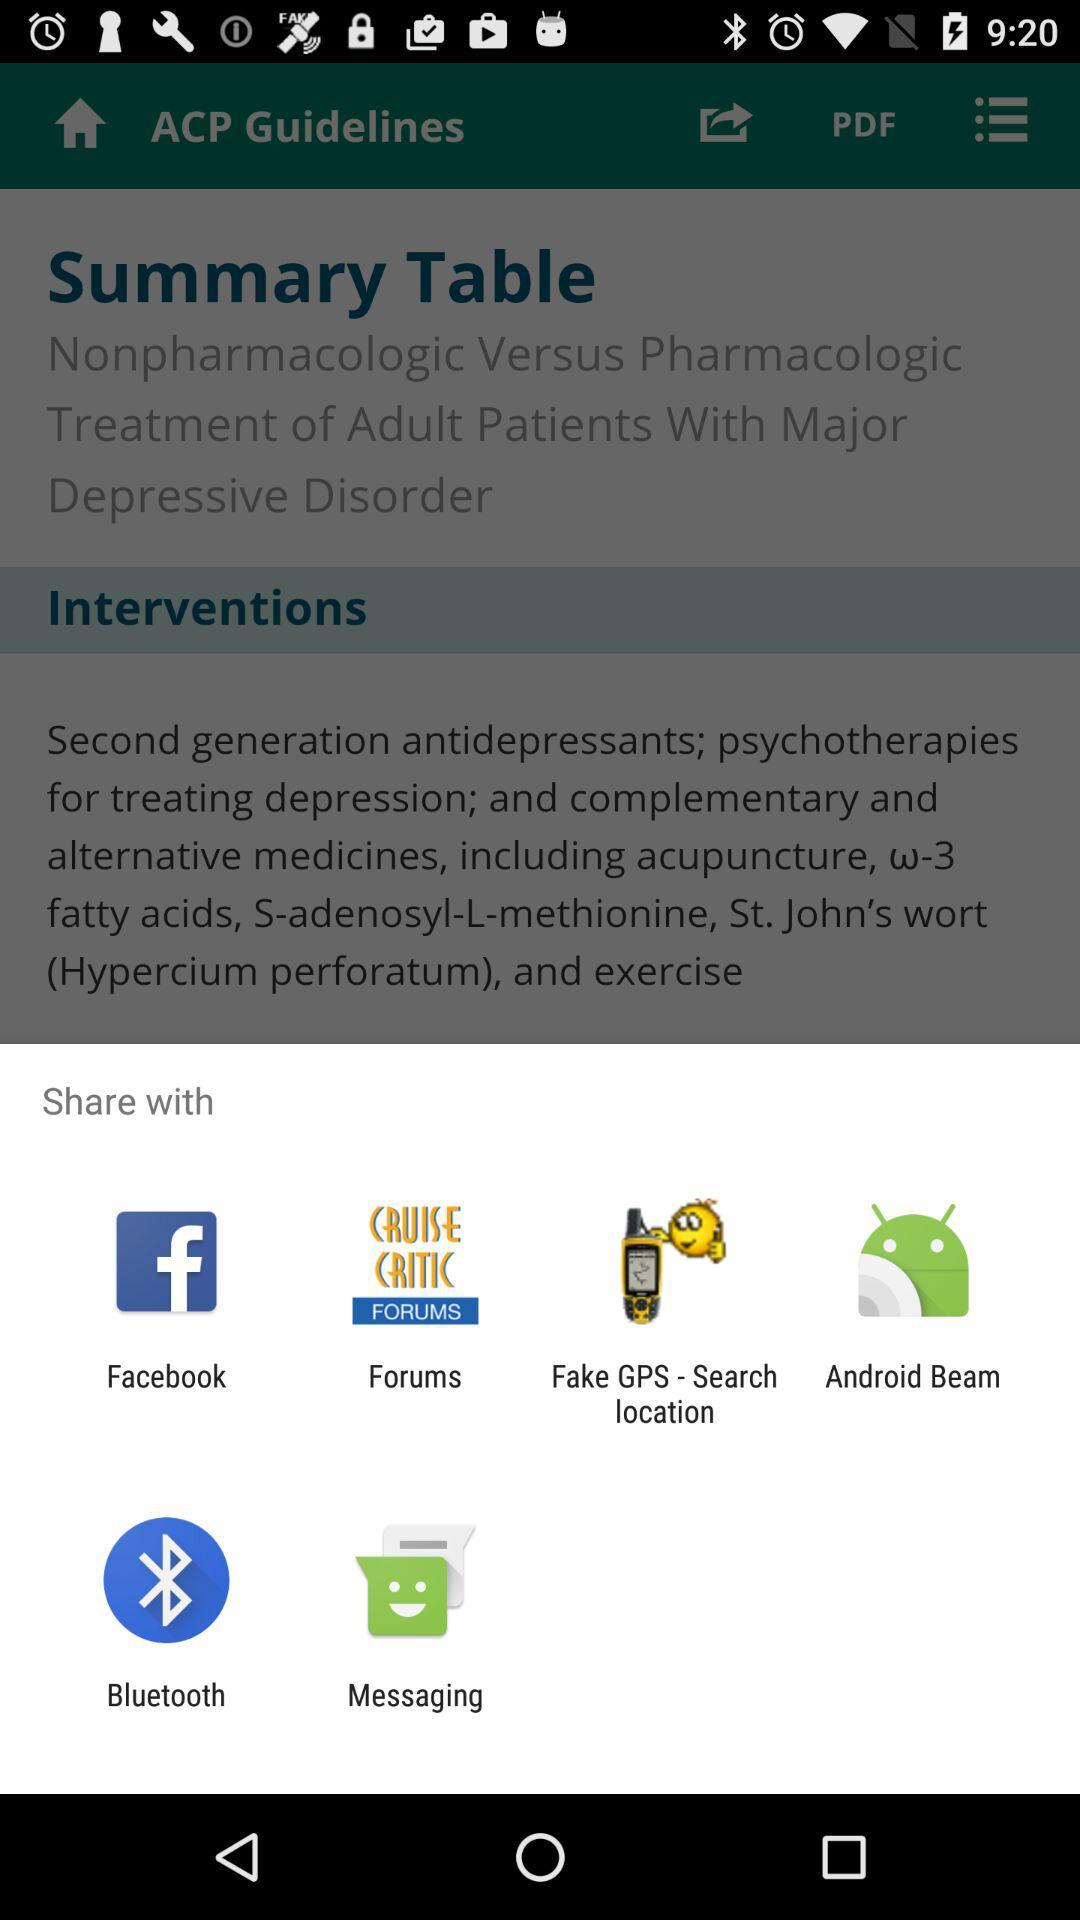 The height and width of the screenshot is (1920, 1080). I want to click on the item next to the bluetooth item, so click(414, 1711).